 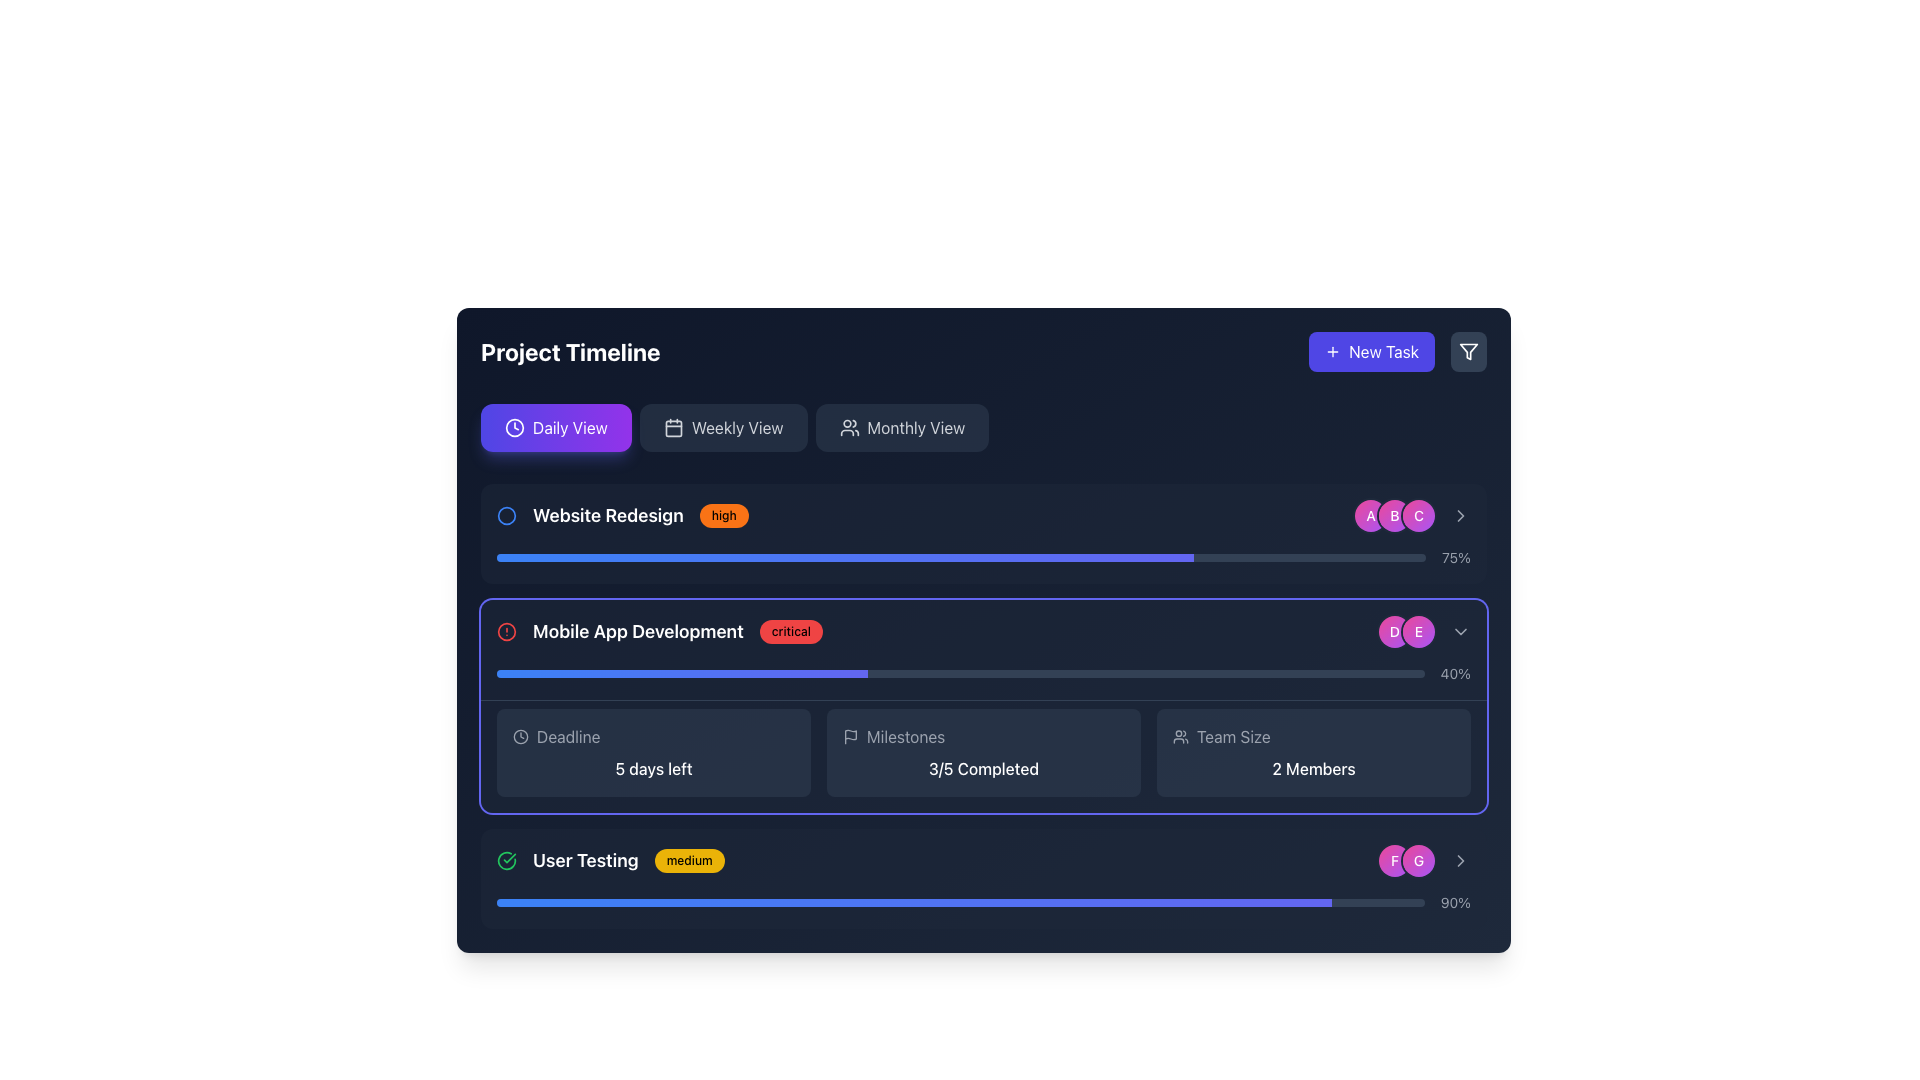 What do you see at coordinates (722, 427) in the screenshot?
I see `the 'Weekly View' button, which is the second of three sibling buttons styled with a dark background and light gray text` at bounding box center [722, 427].